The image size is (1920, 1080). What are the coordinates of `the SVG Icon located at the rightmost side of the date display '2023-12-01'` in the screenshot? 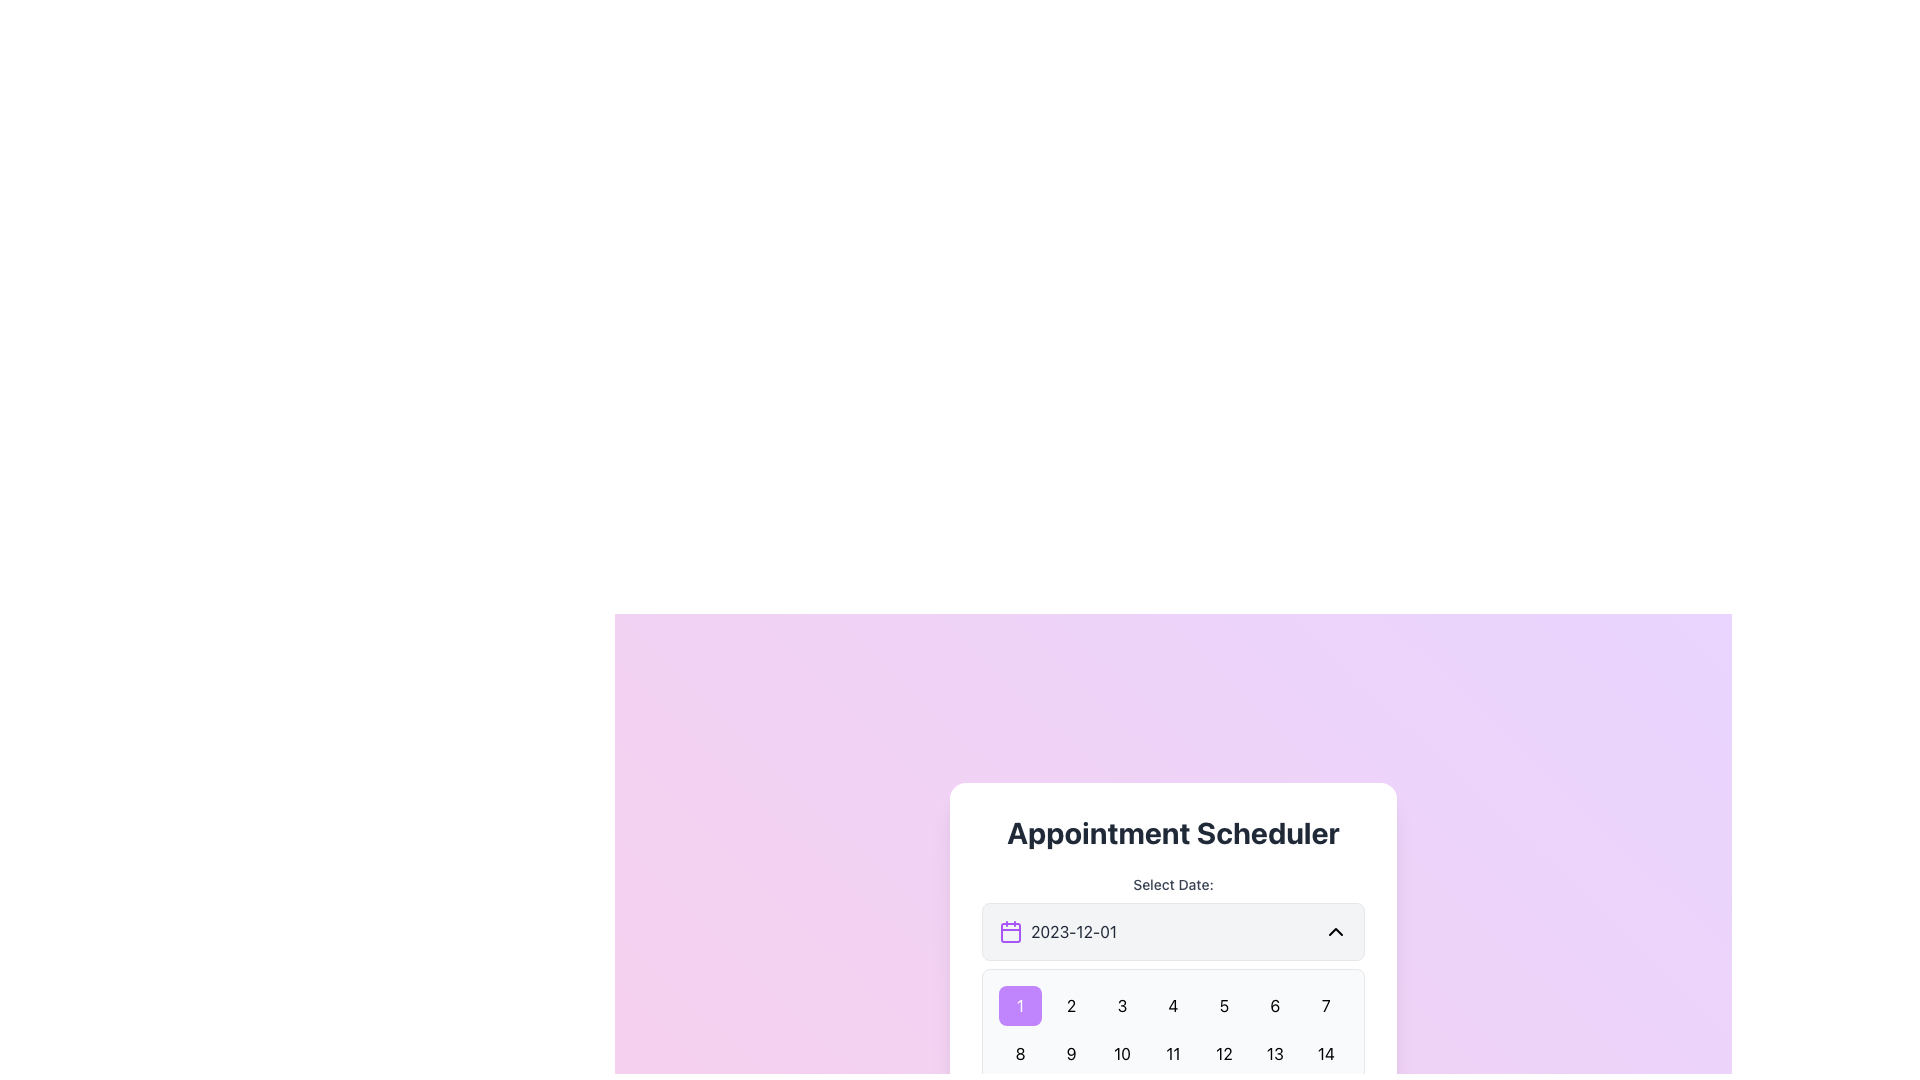 It's located at (1335, 932).